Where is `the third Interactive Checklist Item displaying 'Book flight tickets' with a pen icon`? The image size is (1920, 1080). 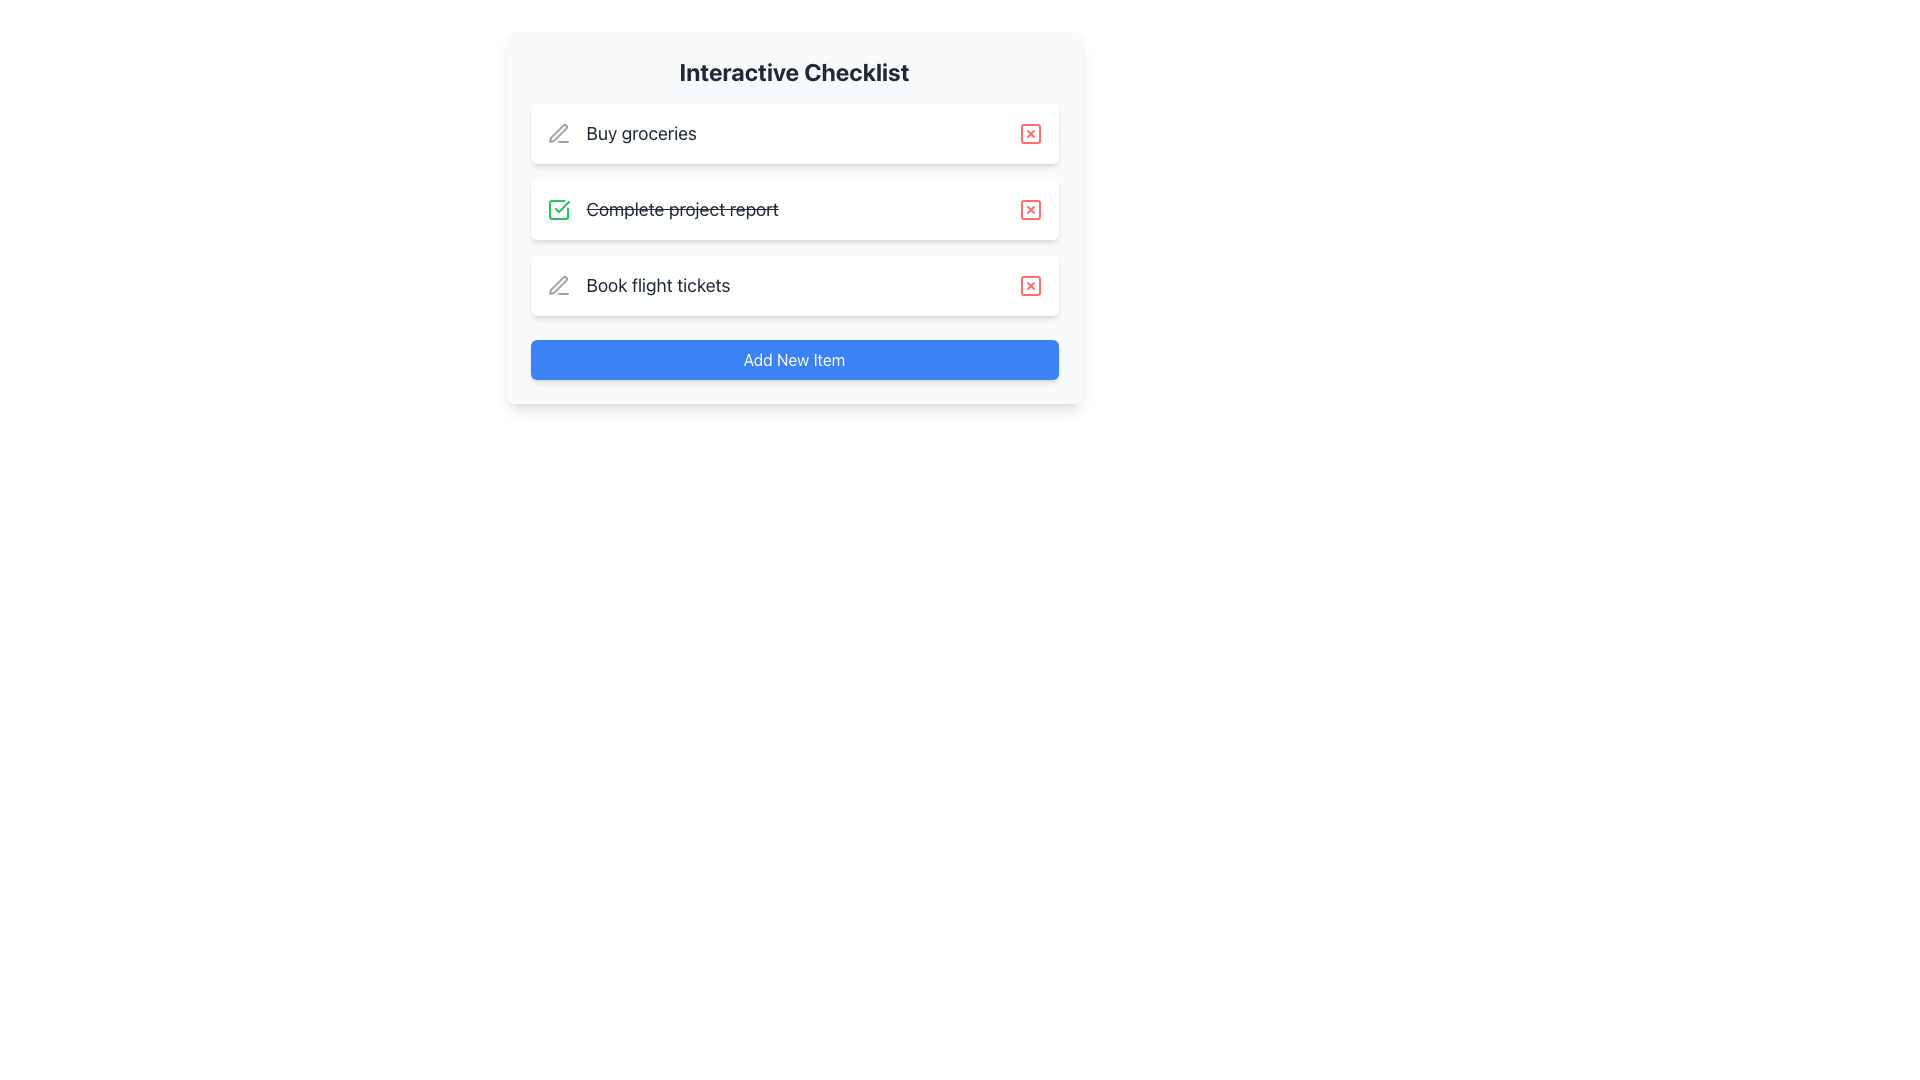
the third Interactive Checklist Item displaying 'Book flight tickets' with a pen icon is located at coordinates (637, 285).